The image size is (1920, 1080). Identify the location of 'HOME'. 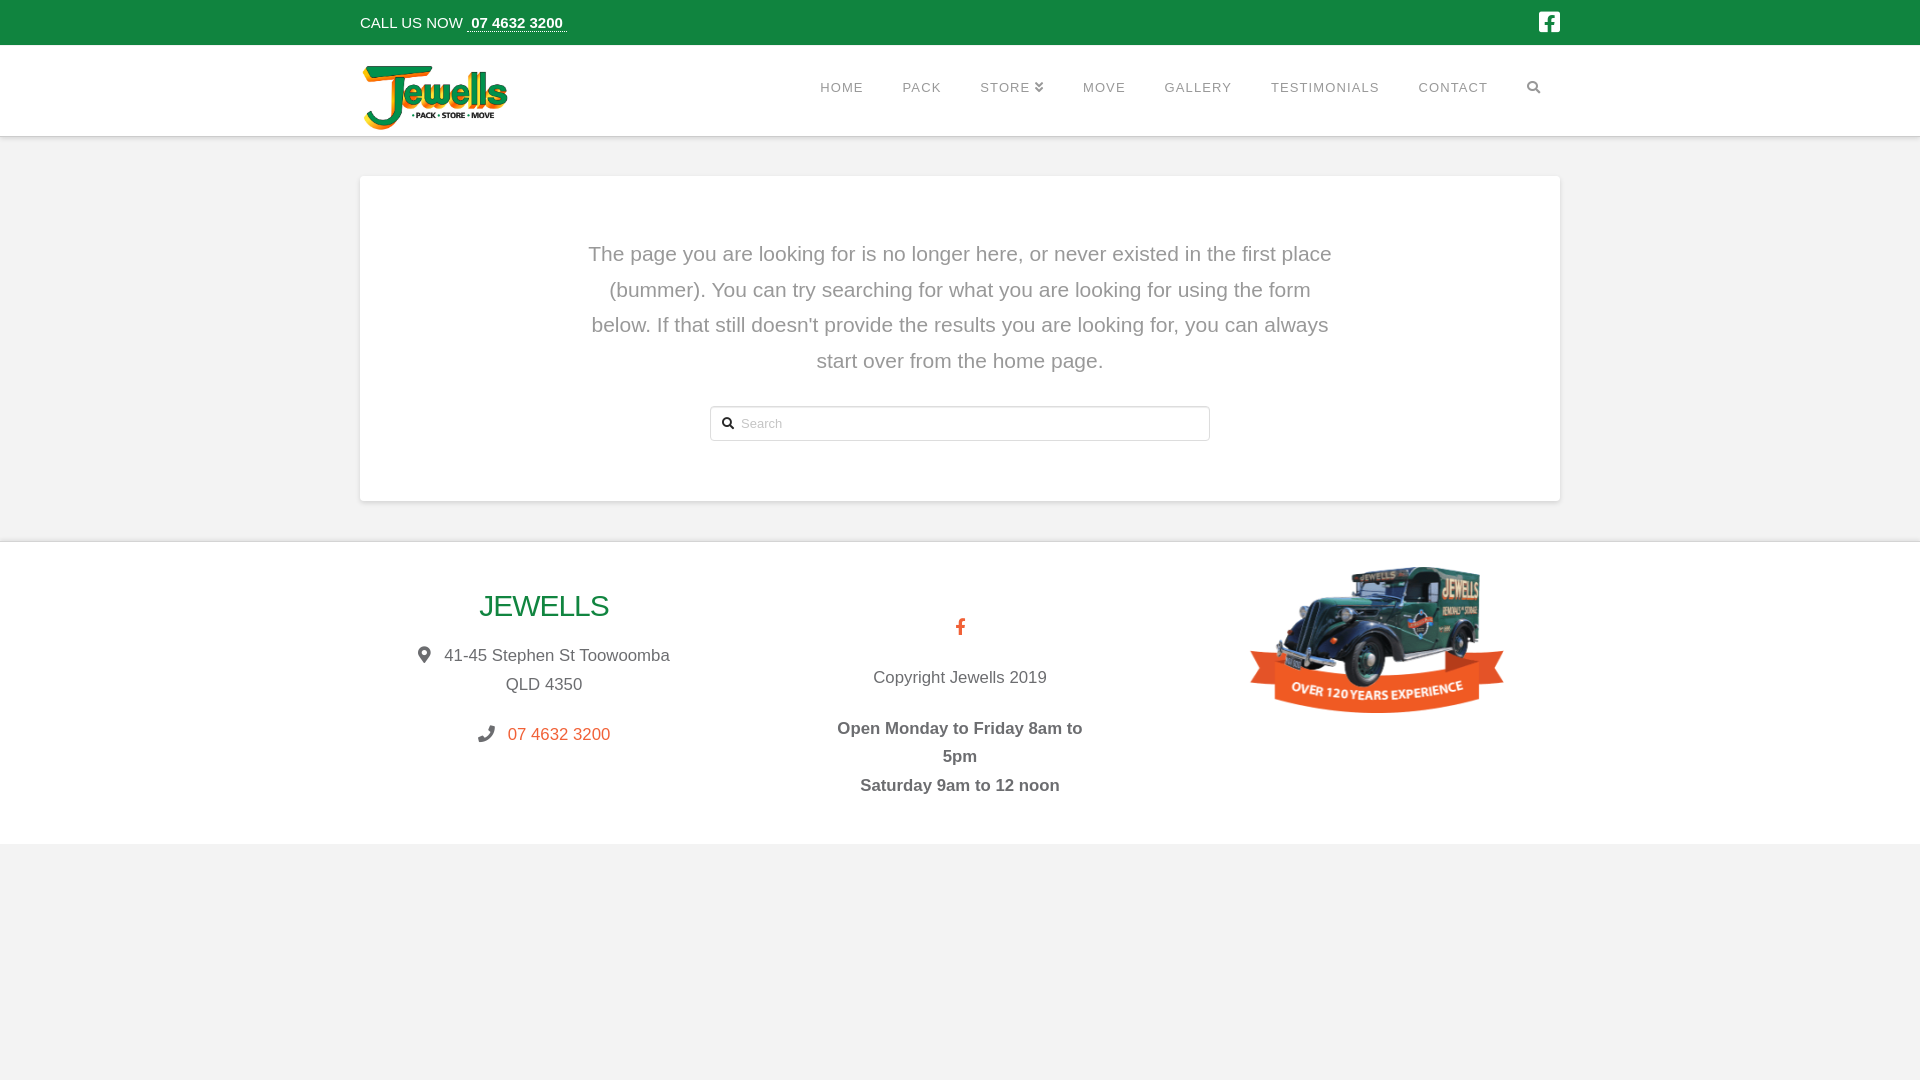
(840, 86).